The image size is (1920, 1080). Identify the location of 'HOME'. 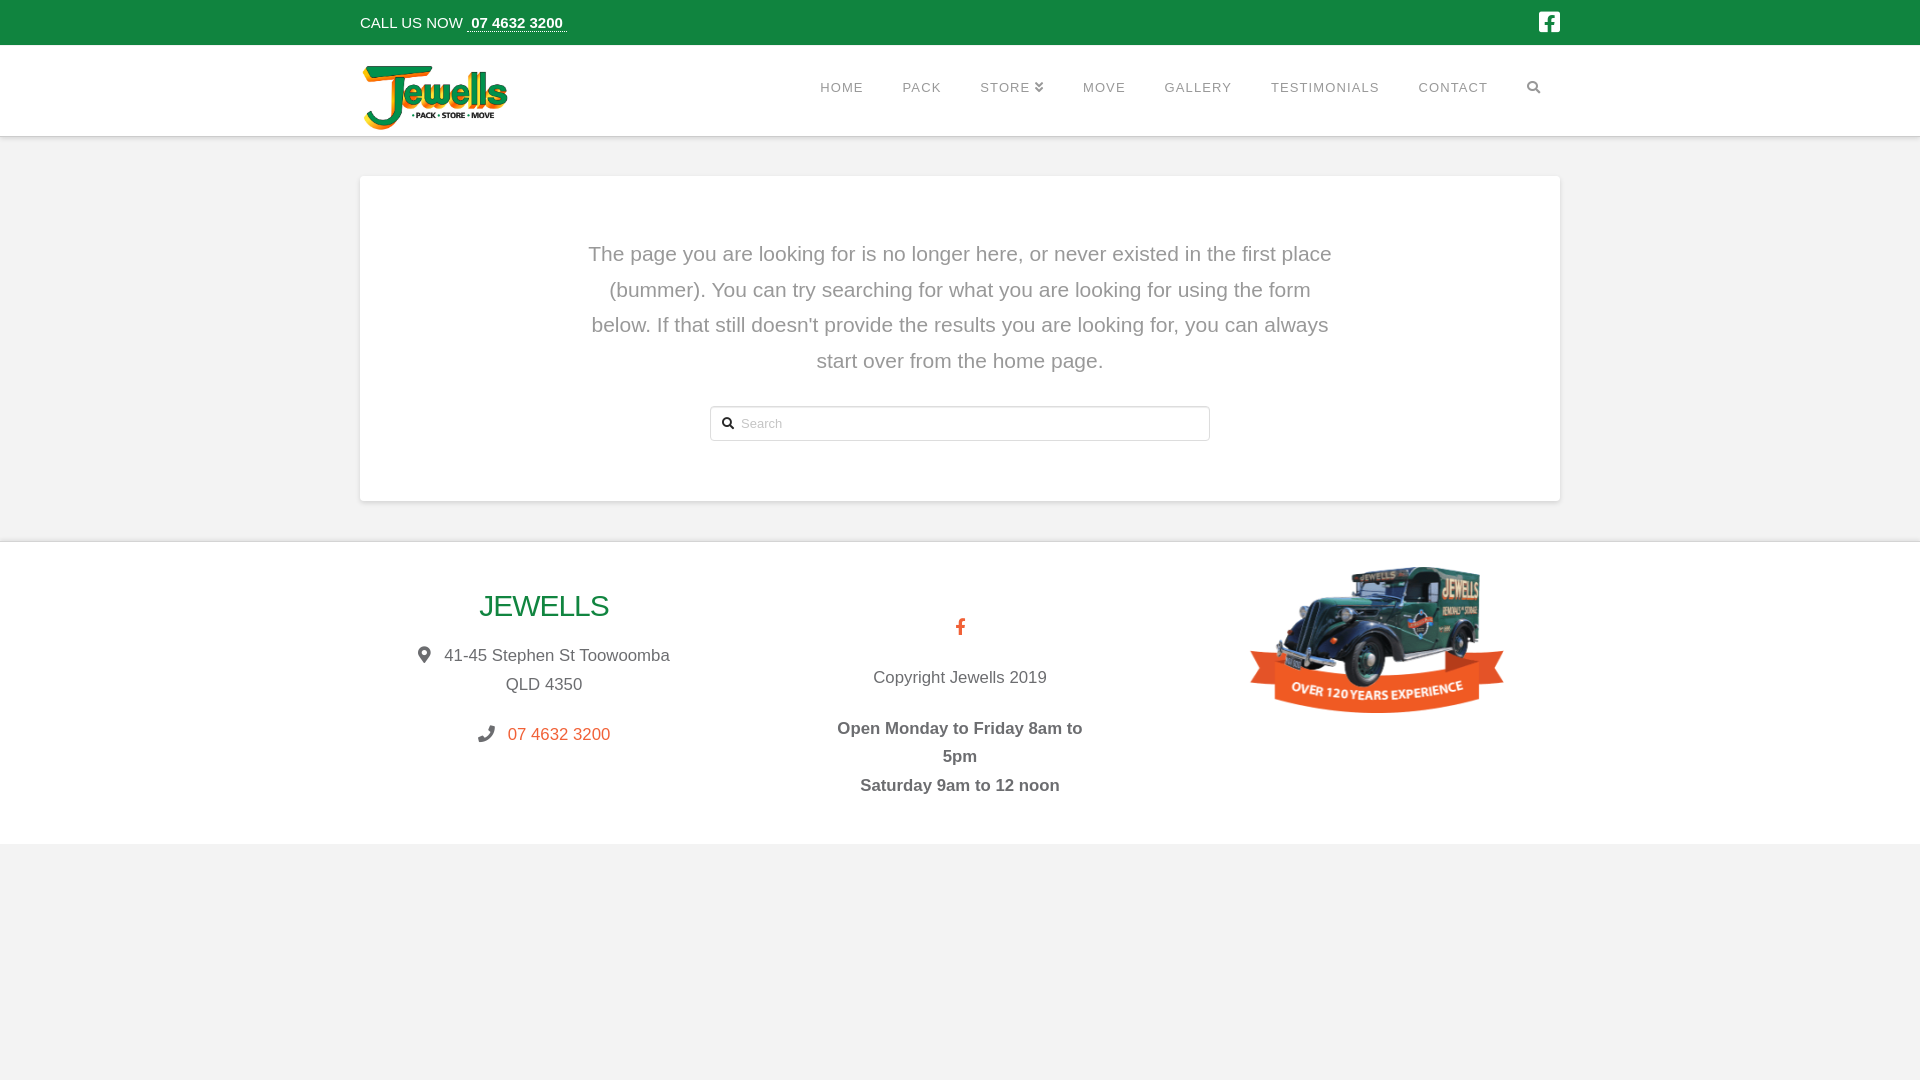
(840, 86).